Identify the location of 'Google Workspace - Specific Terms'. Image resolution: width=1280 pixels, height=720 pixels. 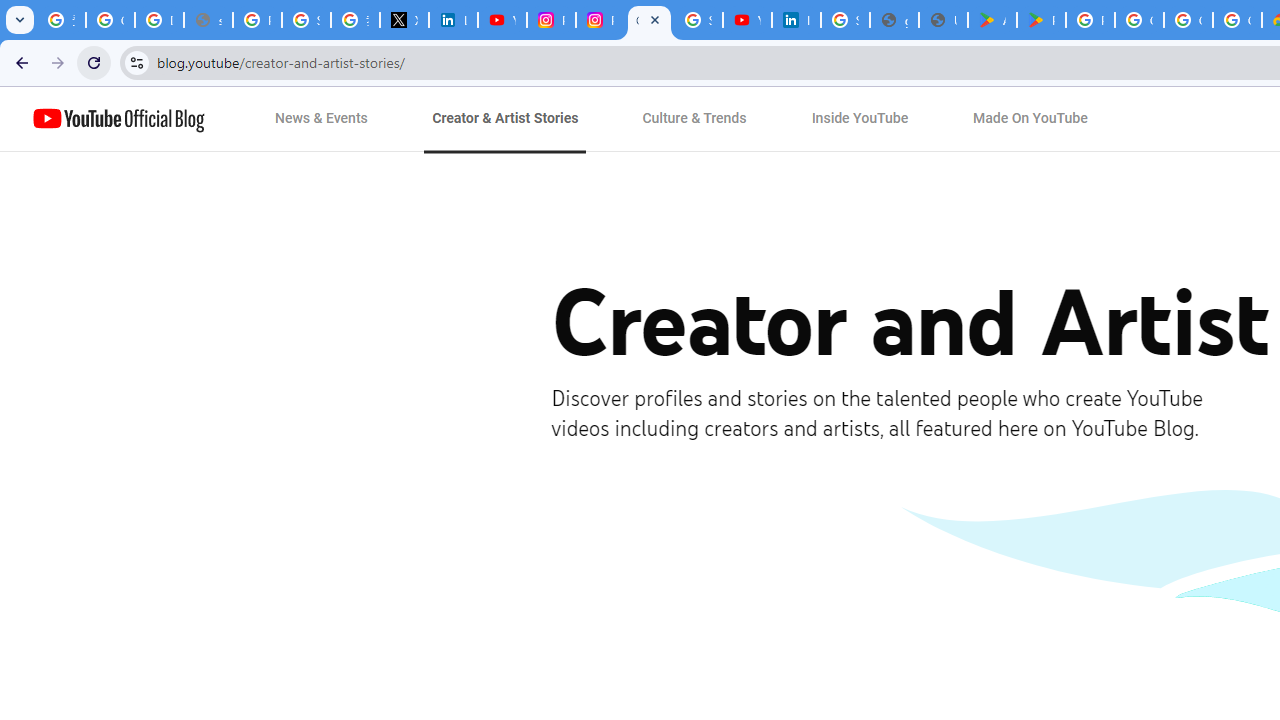
(1188, 20).